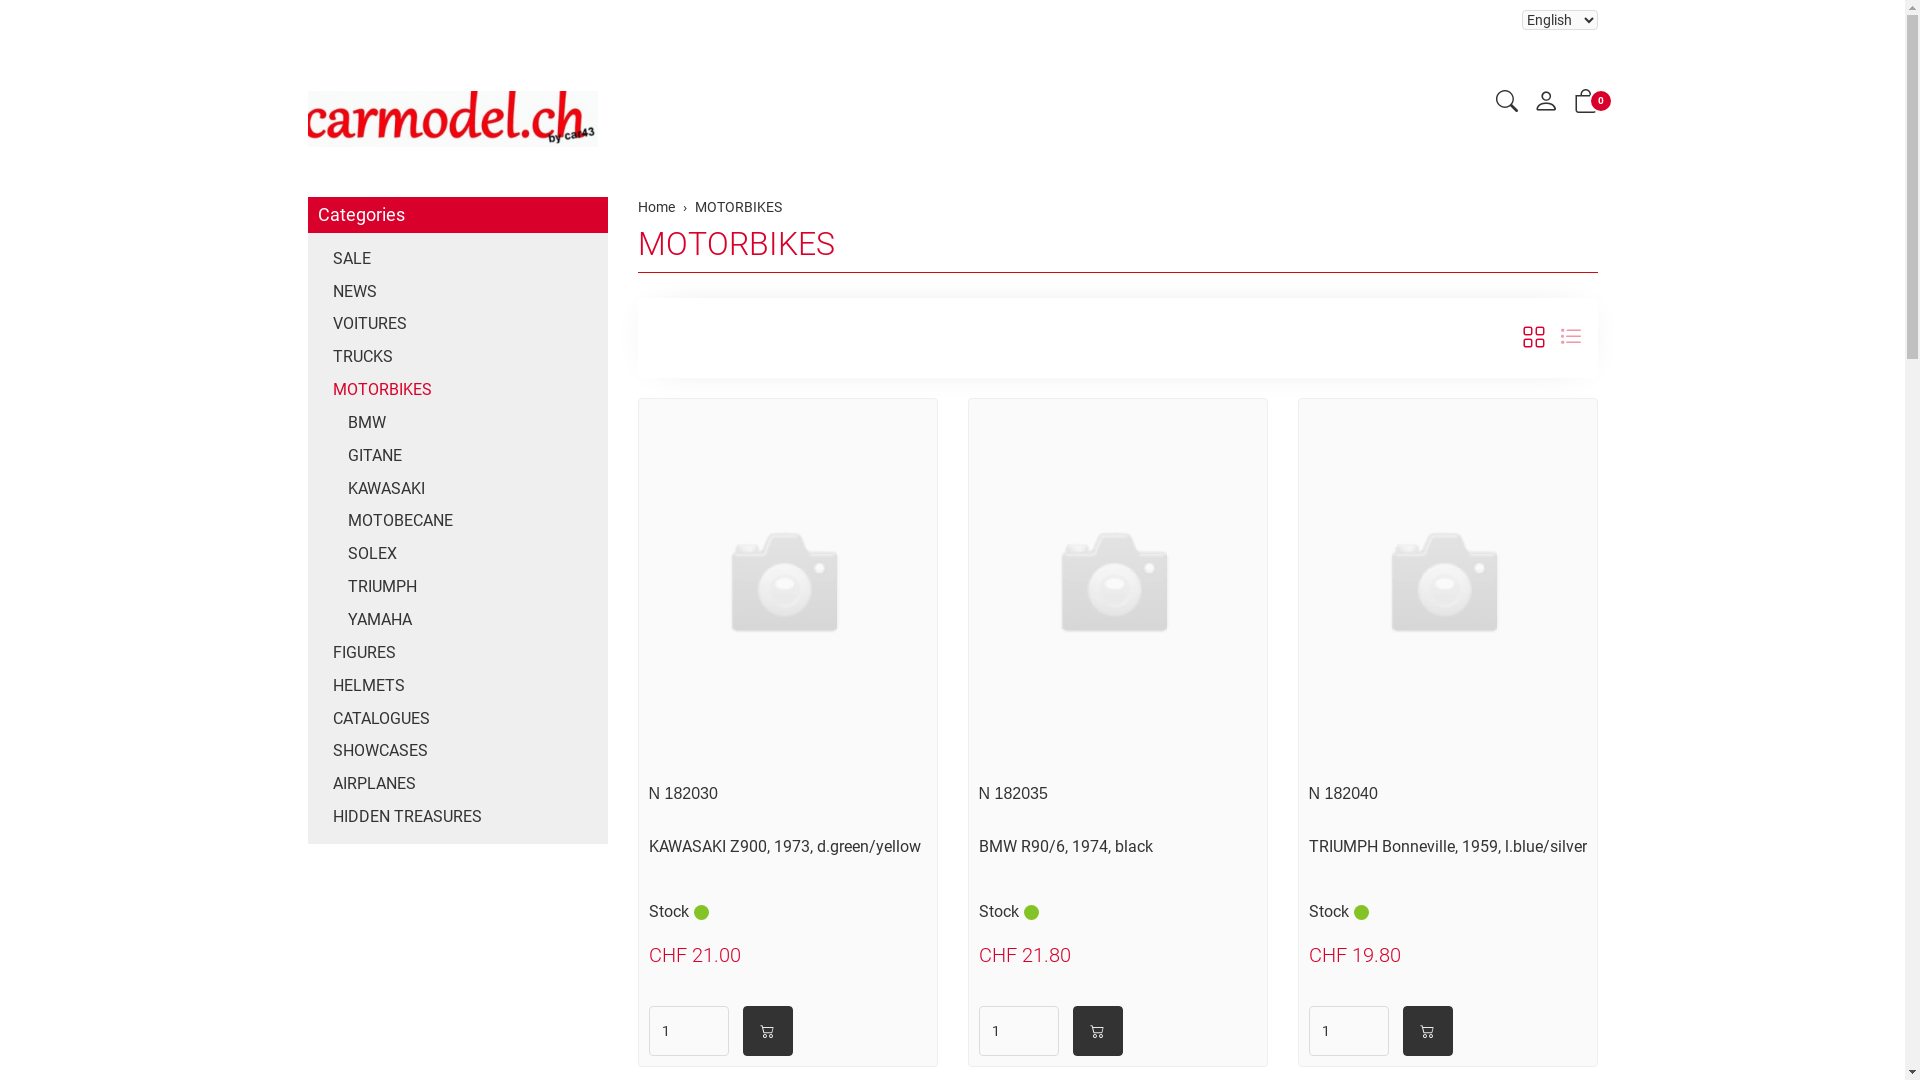 The width and height of the screenshot is (1920, 1080). I want to click on 'Quantity', so click(1348, 1030).